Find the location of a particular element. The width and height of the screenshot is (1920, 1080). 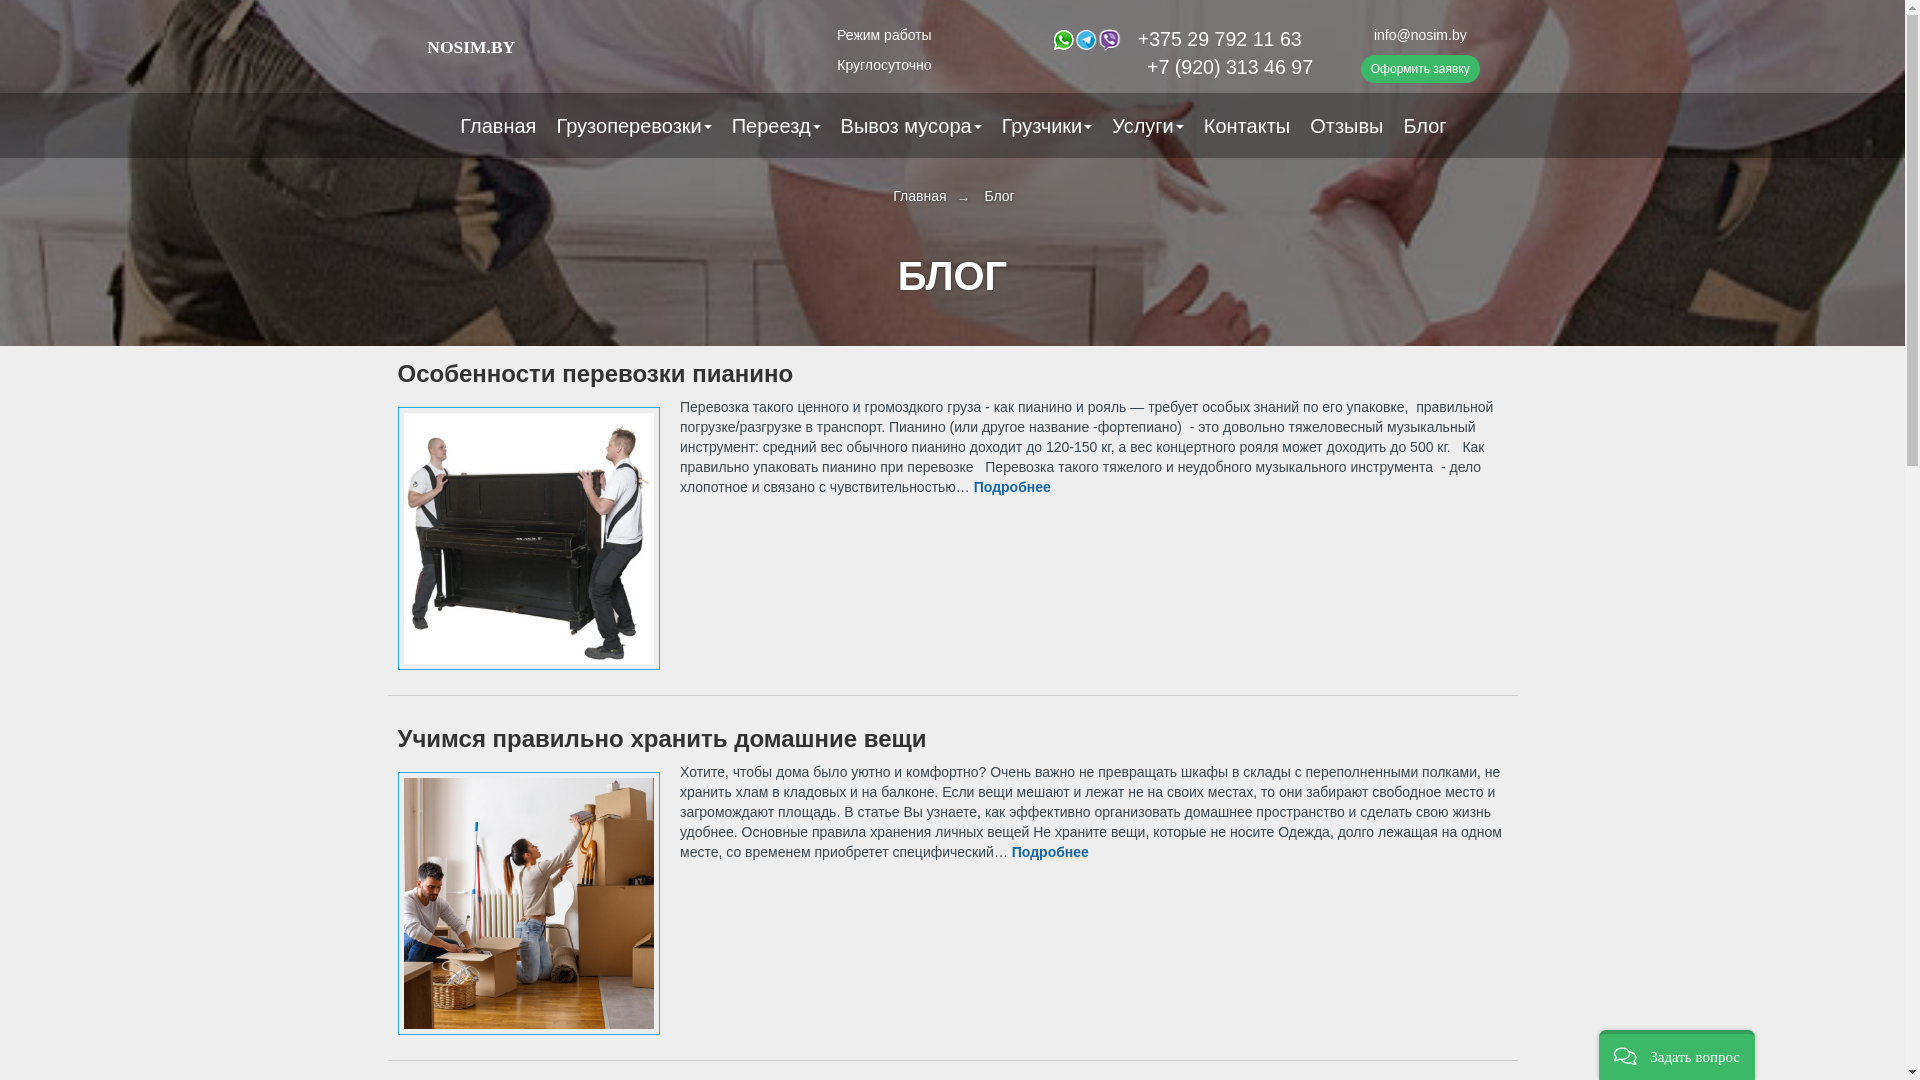

'+7 (920) 313 46 97' is located at coordinates (1170, 65).